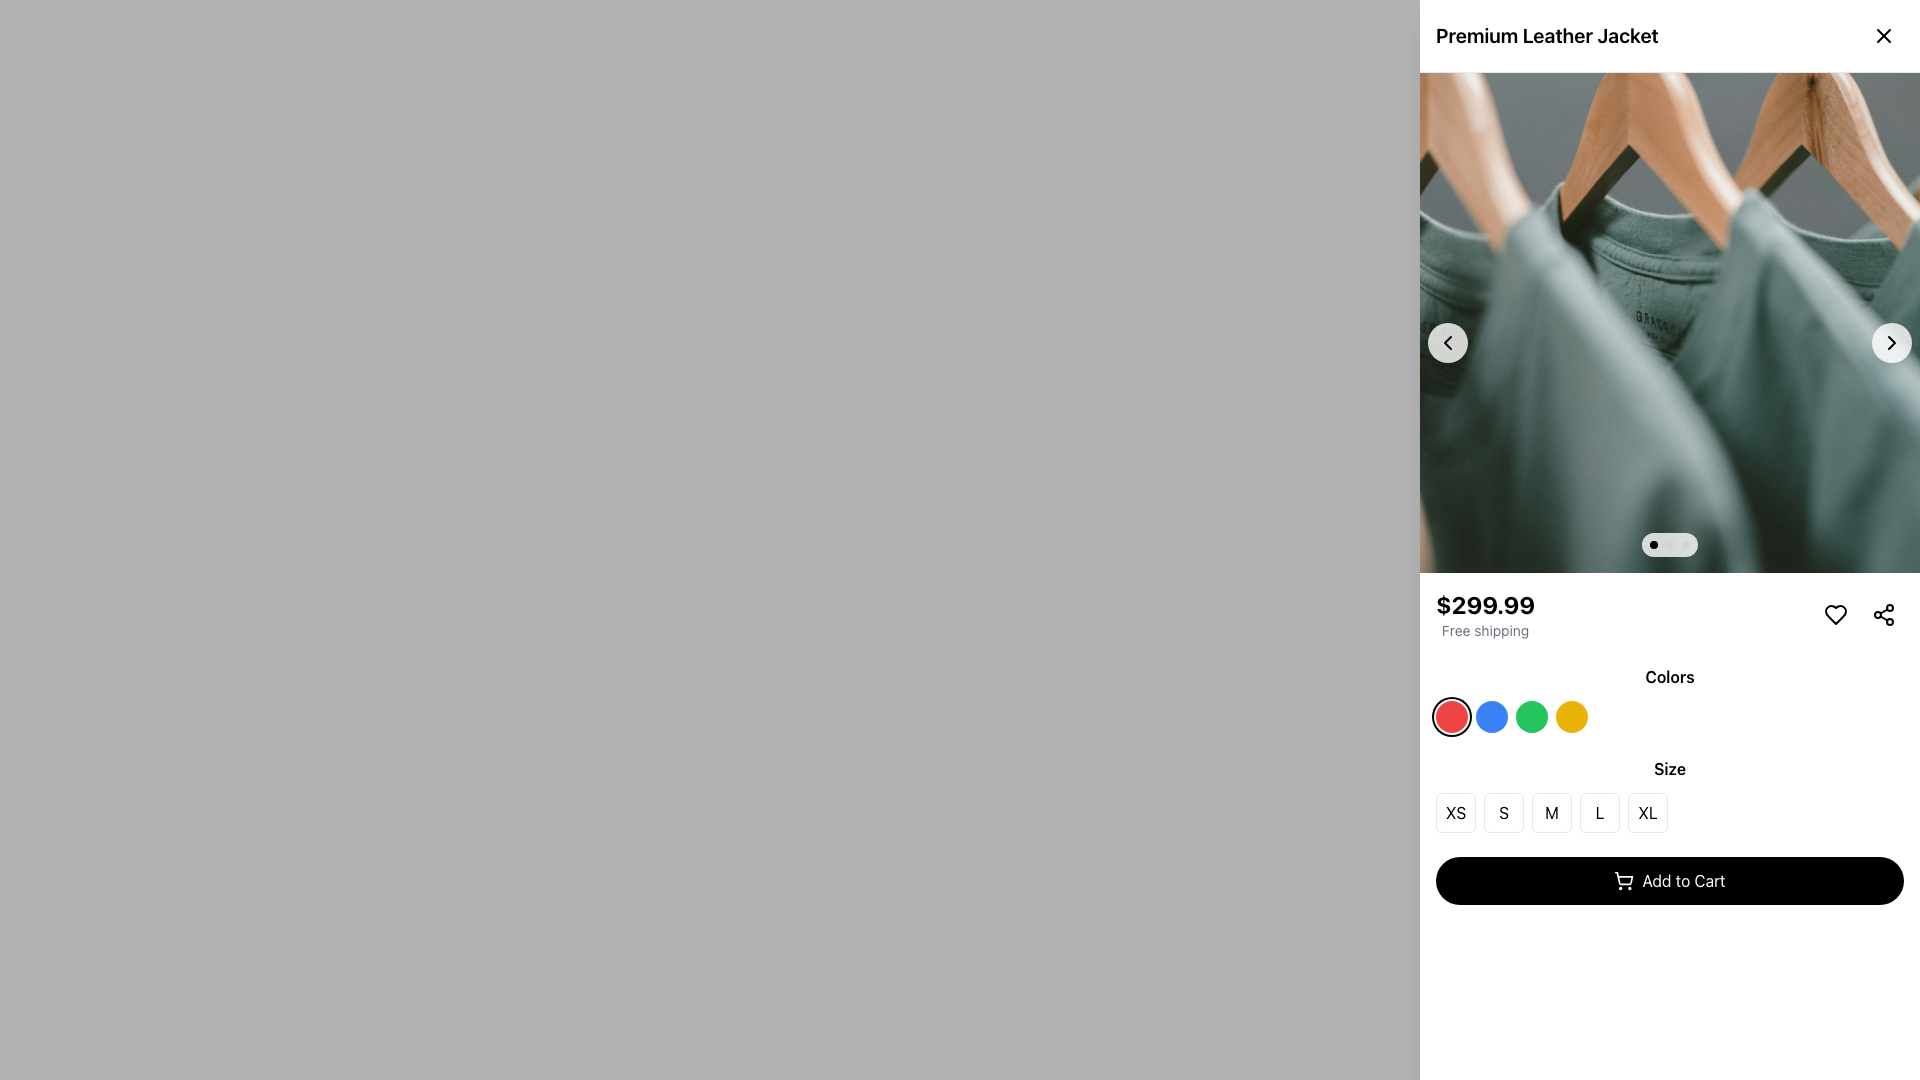 The height and width of the screenshot is (1080, 1920). I want to click on the circular green icon, which is the third color selection icon under the 'Colors' label, so click(1530, 716).